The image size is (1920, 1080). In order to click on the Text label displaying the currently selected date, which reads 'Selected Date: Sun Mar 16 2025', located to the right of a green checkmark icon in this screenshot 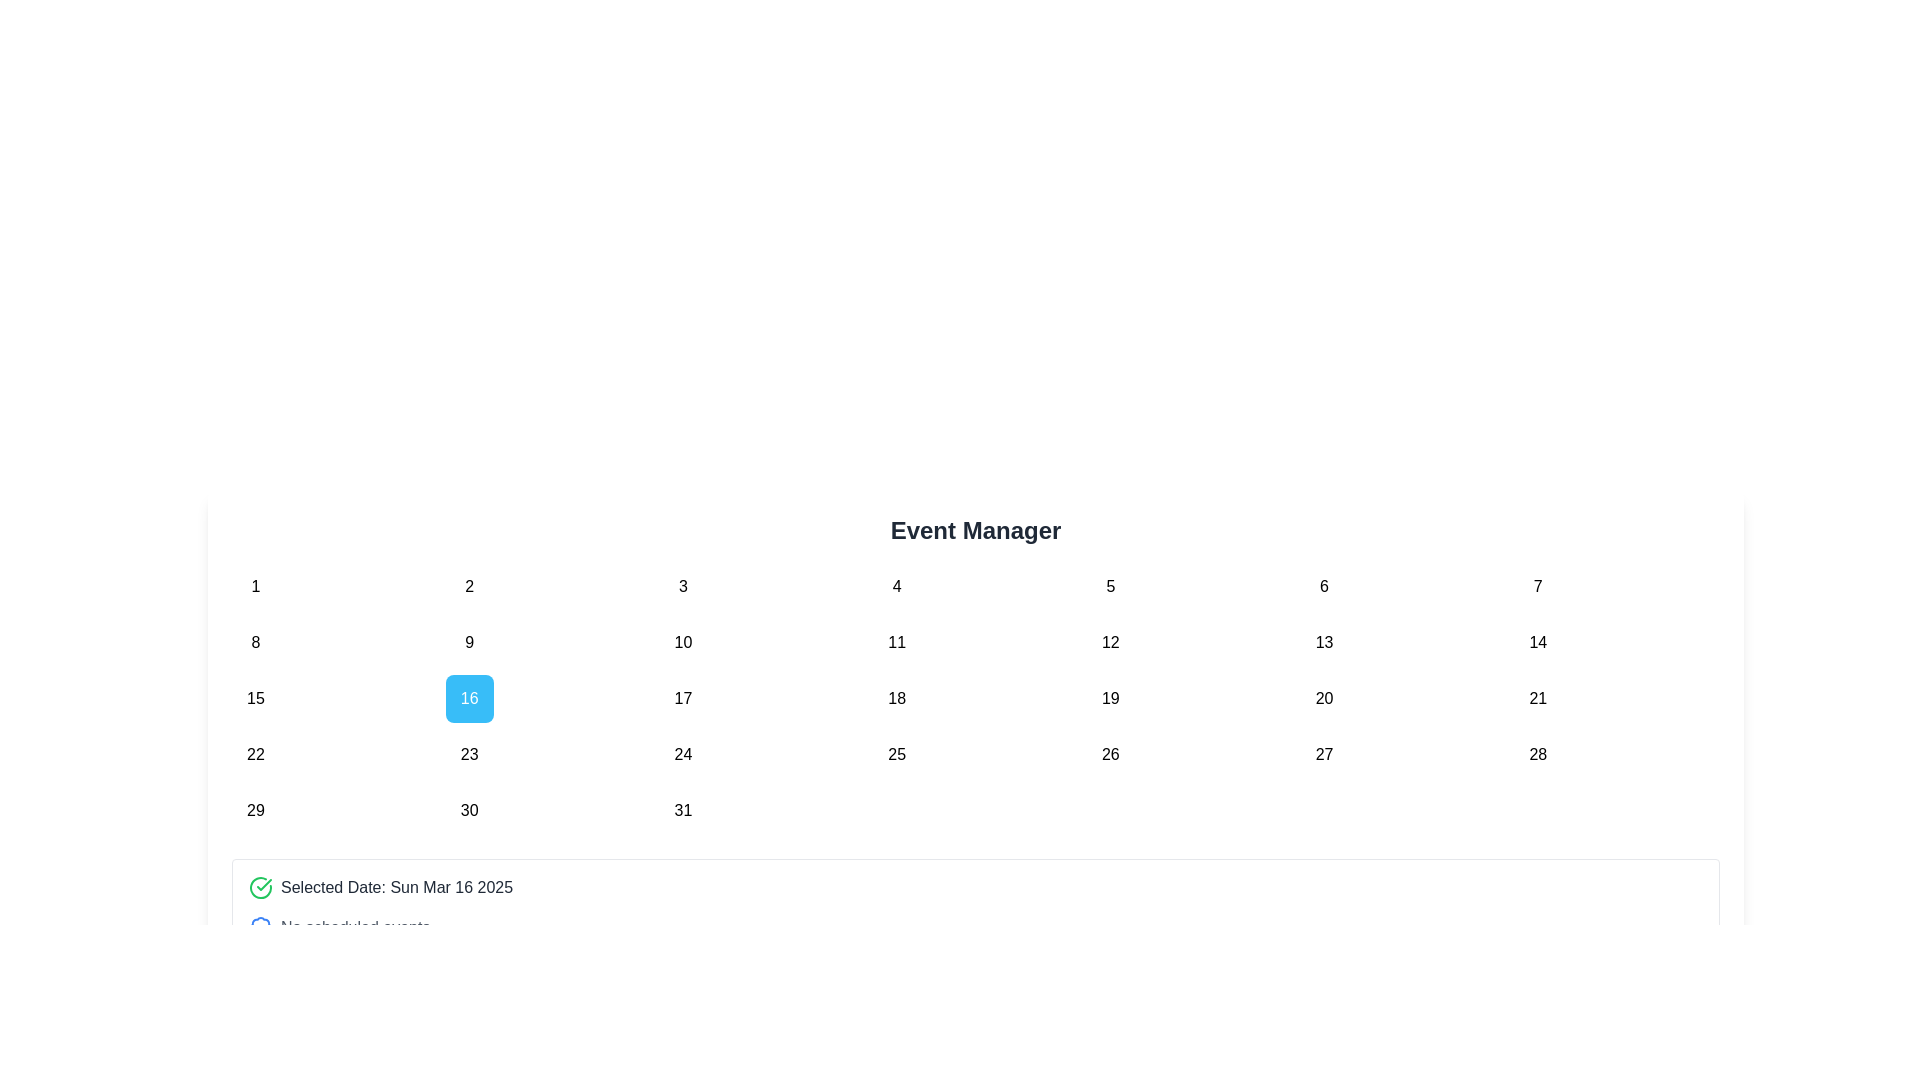, I will do `click(397, 886)`.